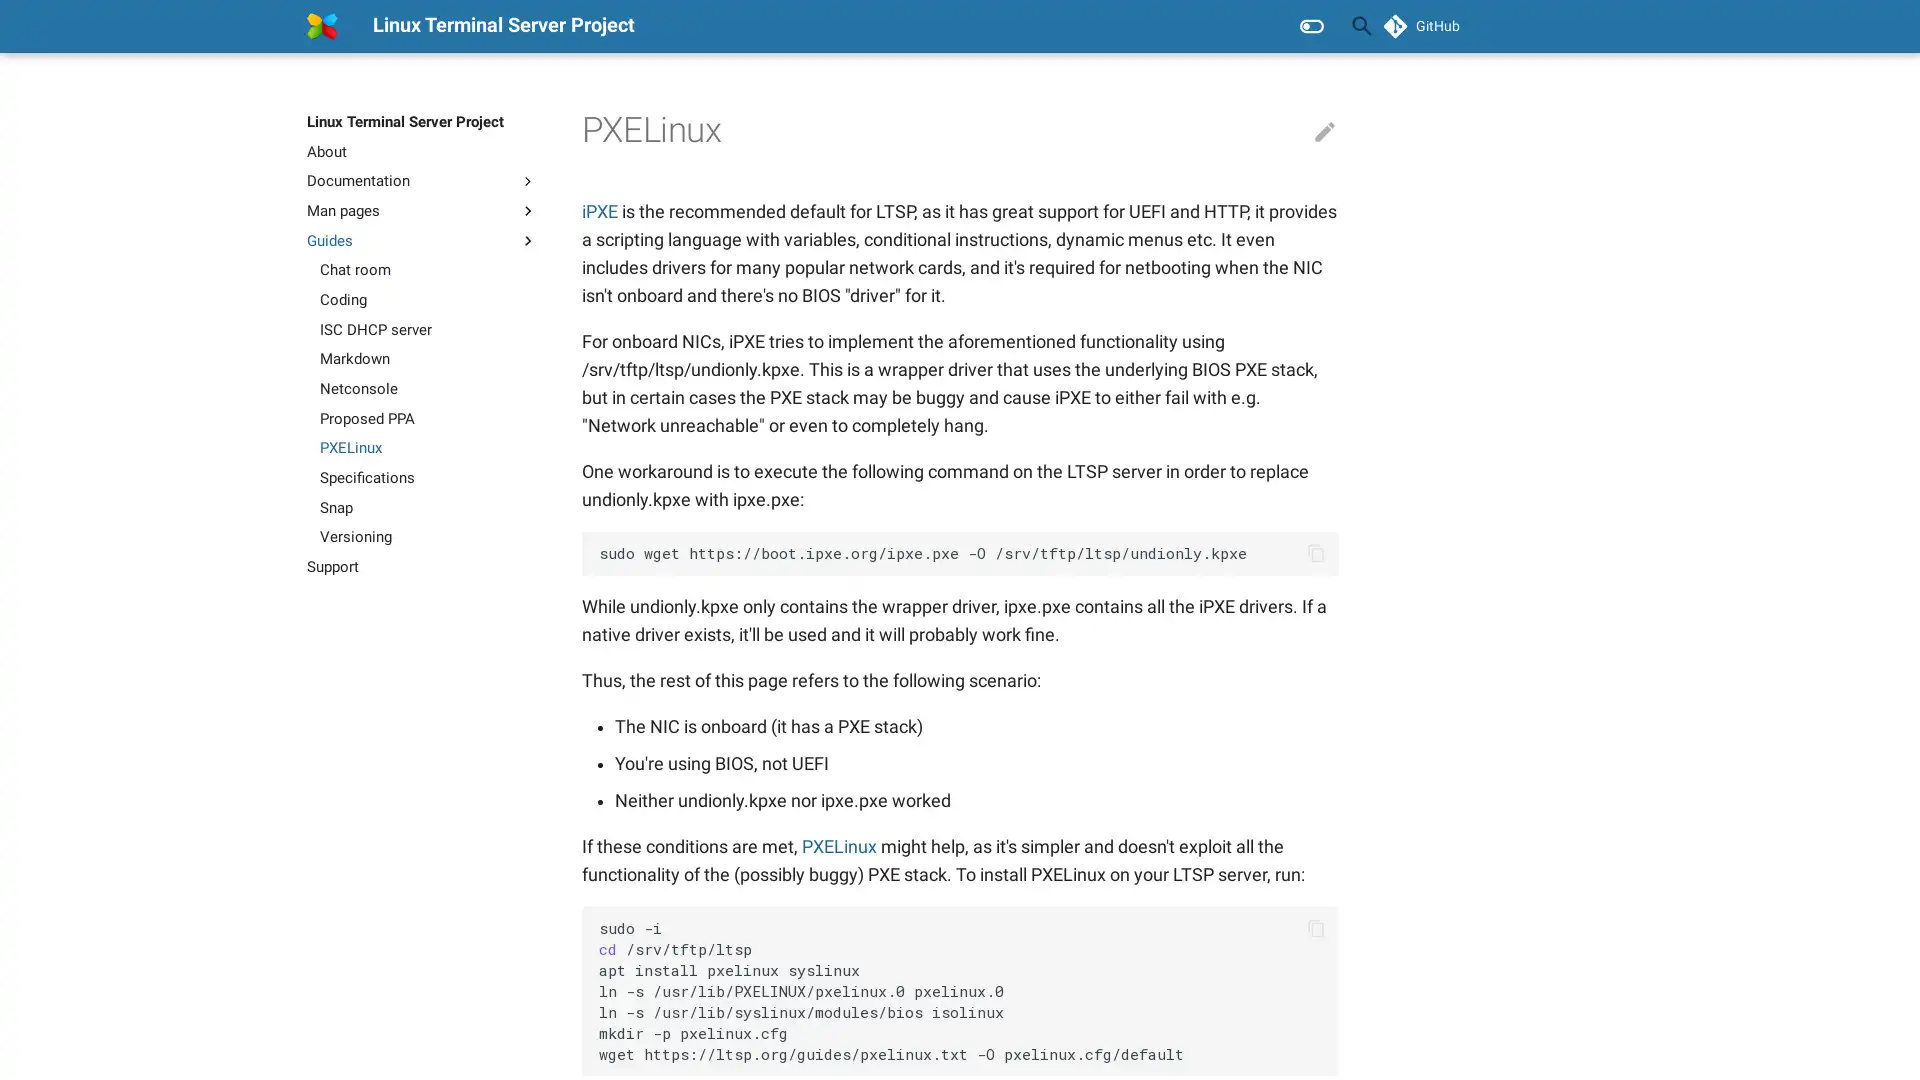 Image resolution: width=1920 pixels, height=1080 pixels. What do you see at coordinates (1314, 26) in the screenshot?
I see `Clear` at bounding box center [1314, 26].